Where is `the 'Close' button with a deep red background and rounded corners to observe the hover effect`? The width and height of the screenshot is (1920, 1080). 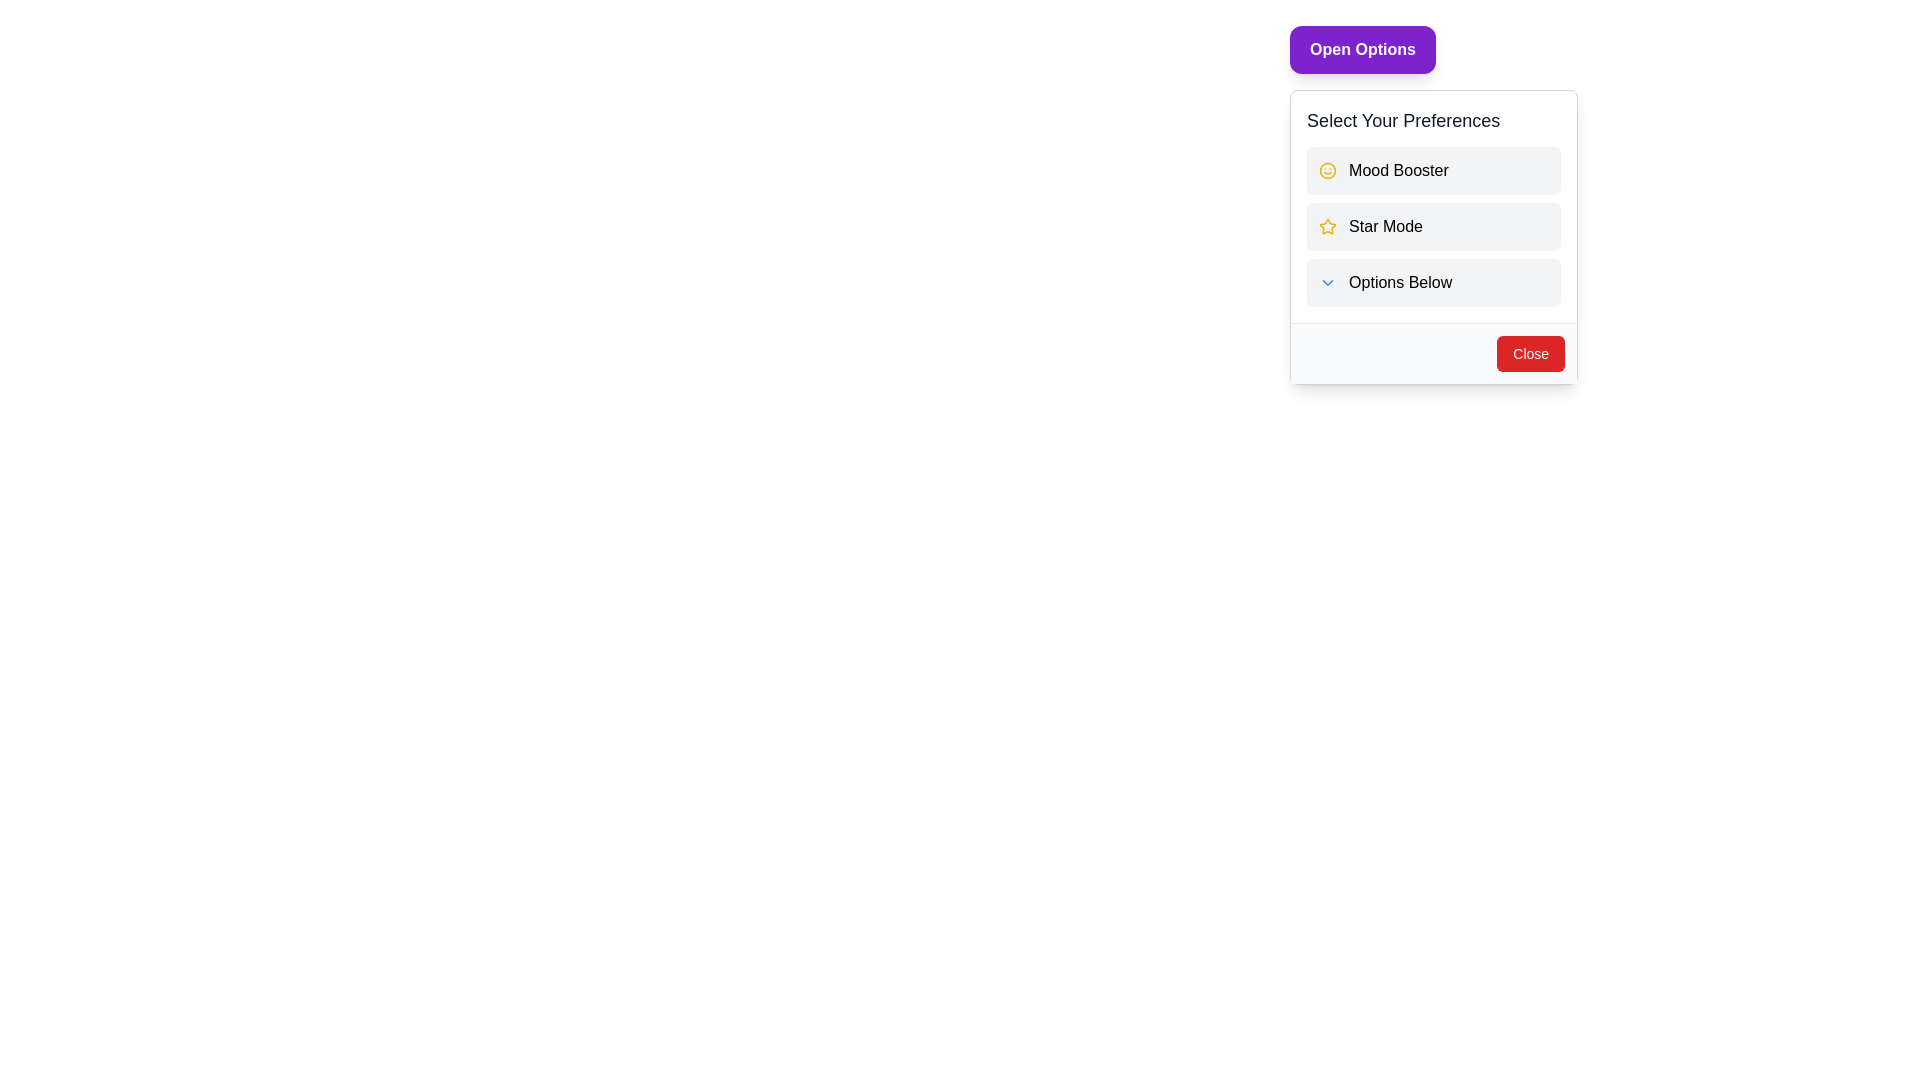 the 'Close' button with a deep red background and rounded corners to observe the hover effect is located at coordinates (1530, 353).